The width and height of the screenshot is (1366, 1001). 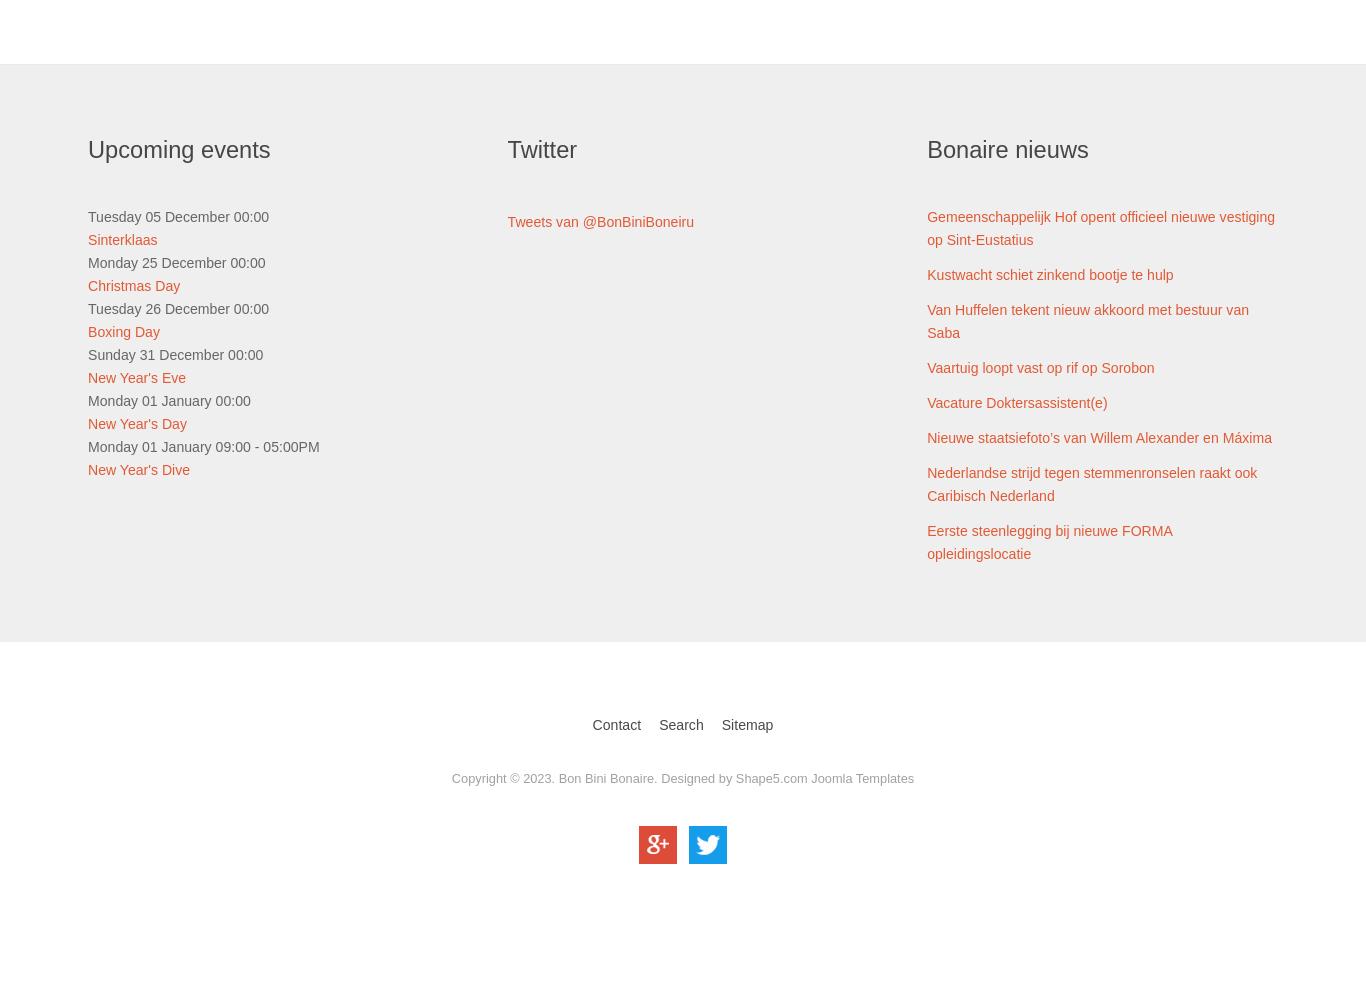 What do you see at coordinates (235, 149) in the screenshot?
I see `'events'` at bounding box center [235, 149].